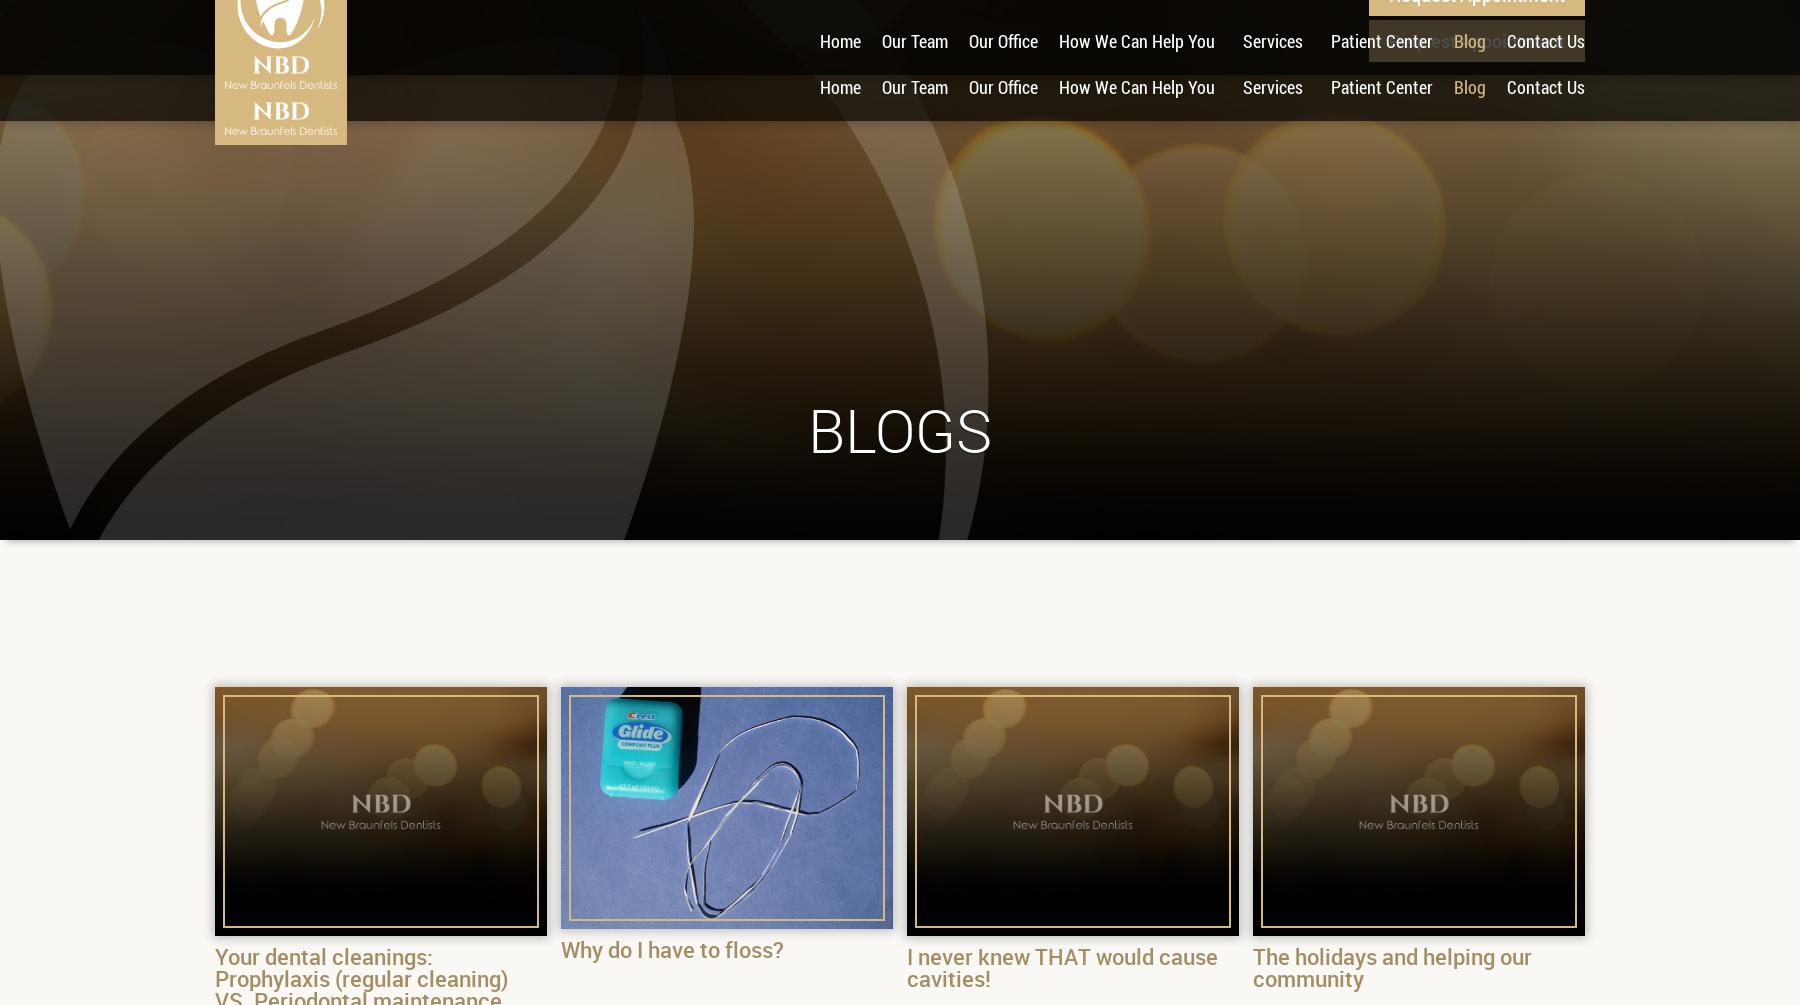 The image size is (1800, 1005). I want to click on 'Contact Us', so click(1544, 87).